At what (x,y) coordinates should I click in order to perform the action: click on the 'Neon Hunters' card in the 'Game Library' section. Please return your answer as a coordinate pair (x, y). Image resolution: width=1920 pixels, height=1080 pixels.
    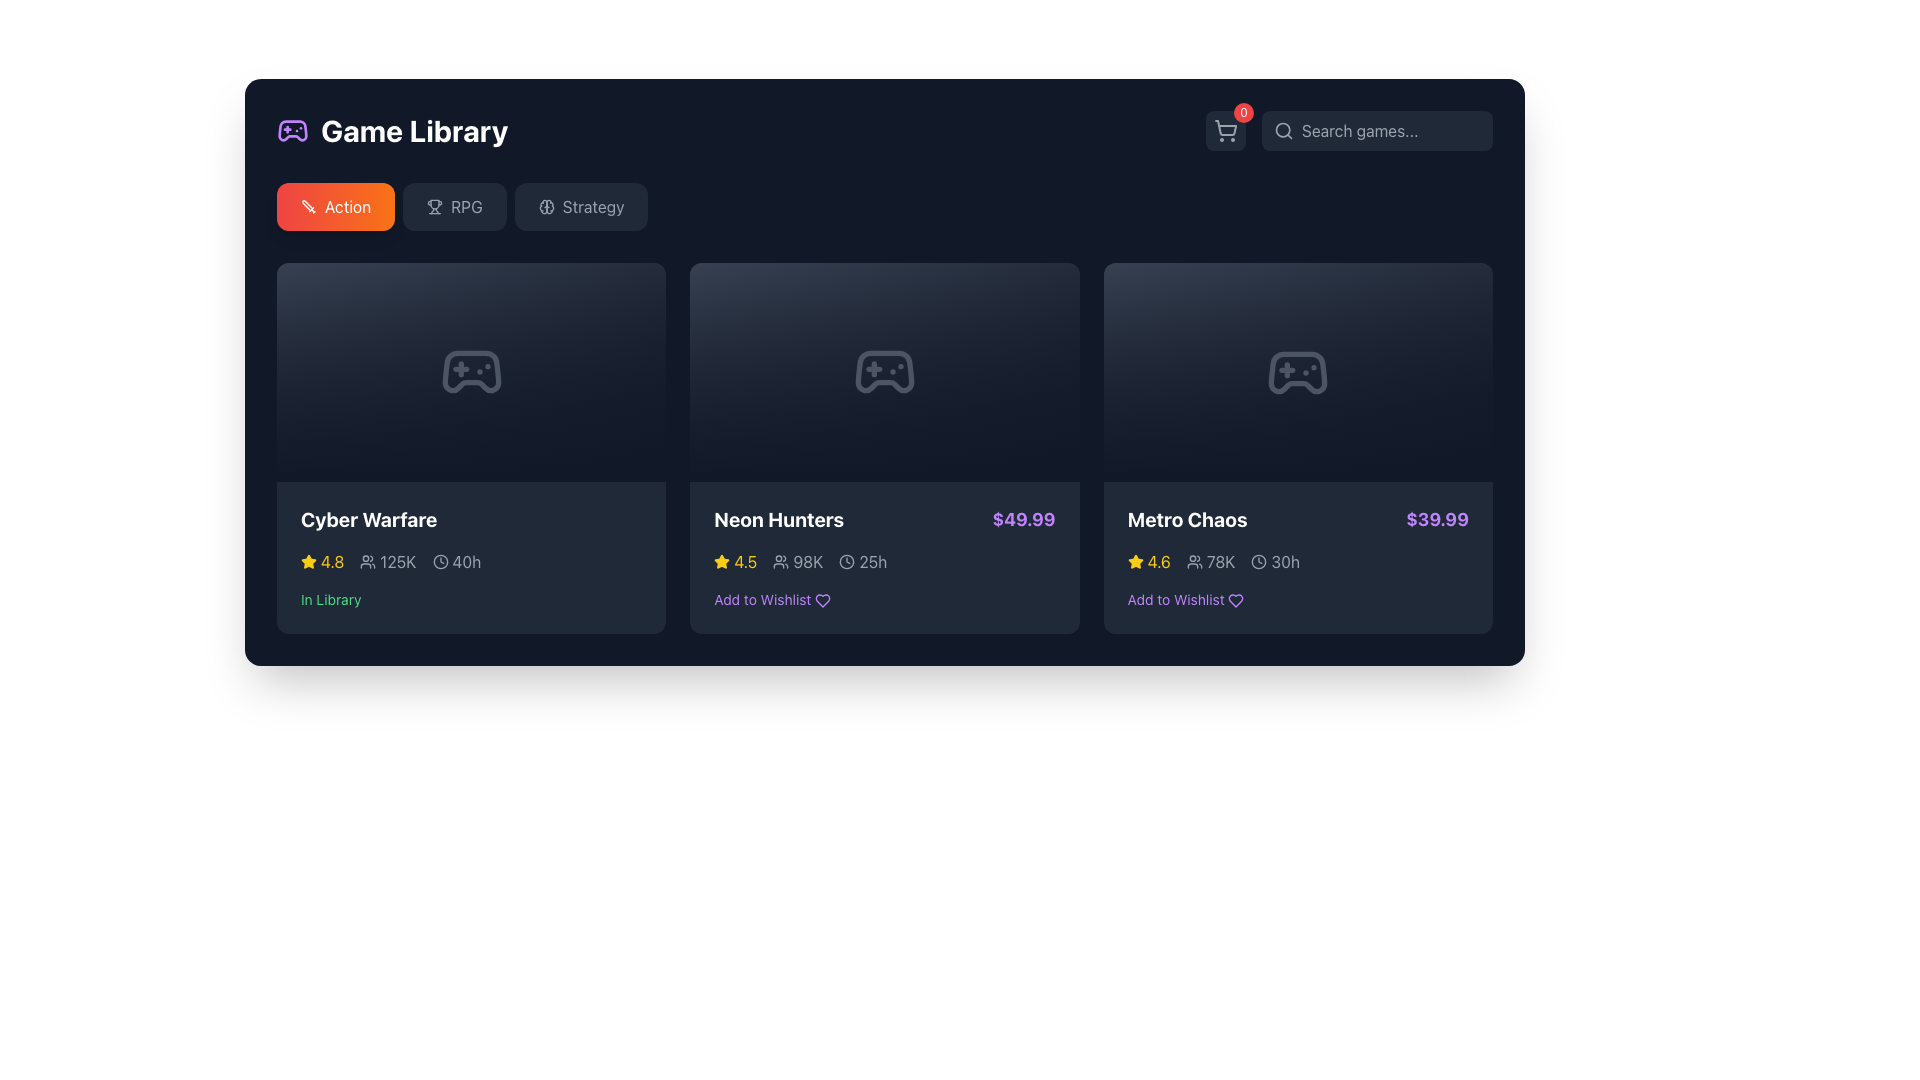
    Looking at the image, I should click on (883, 557).